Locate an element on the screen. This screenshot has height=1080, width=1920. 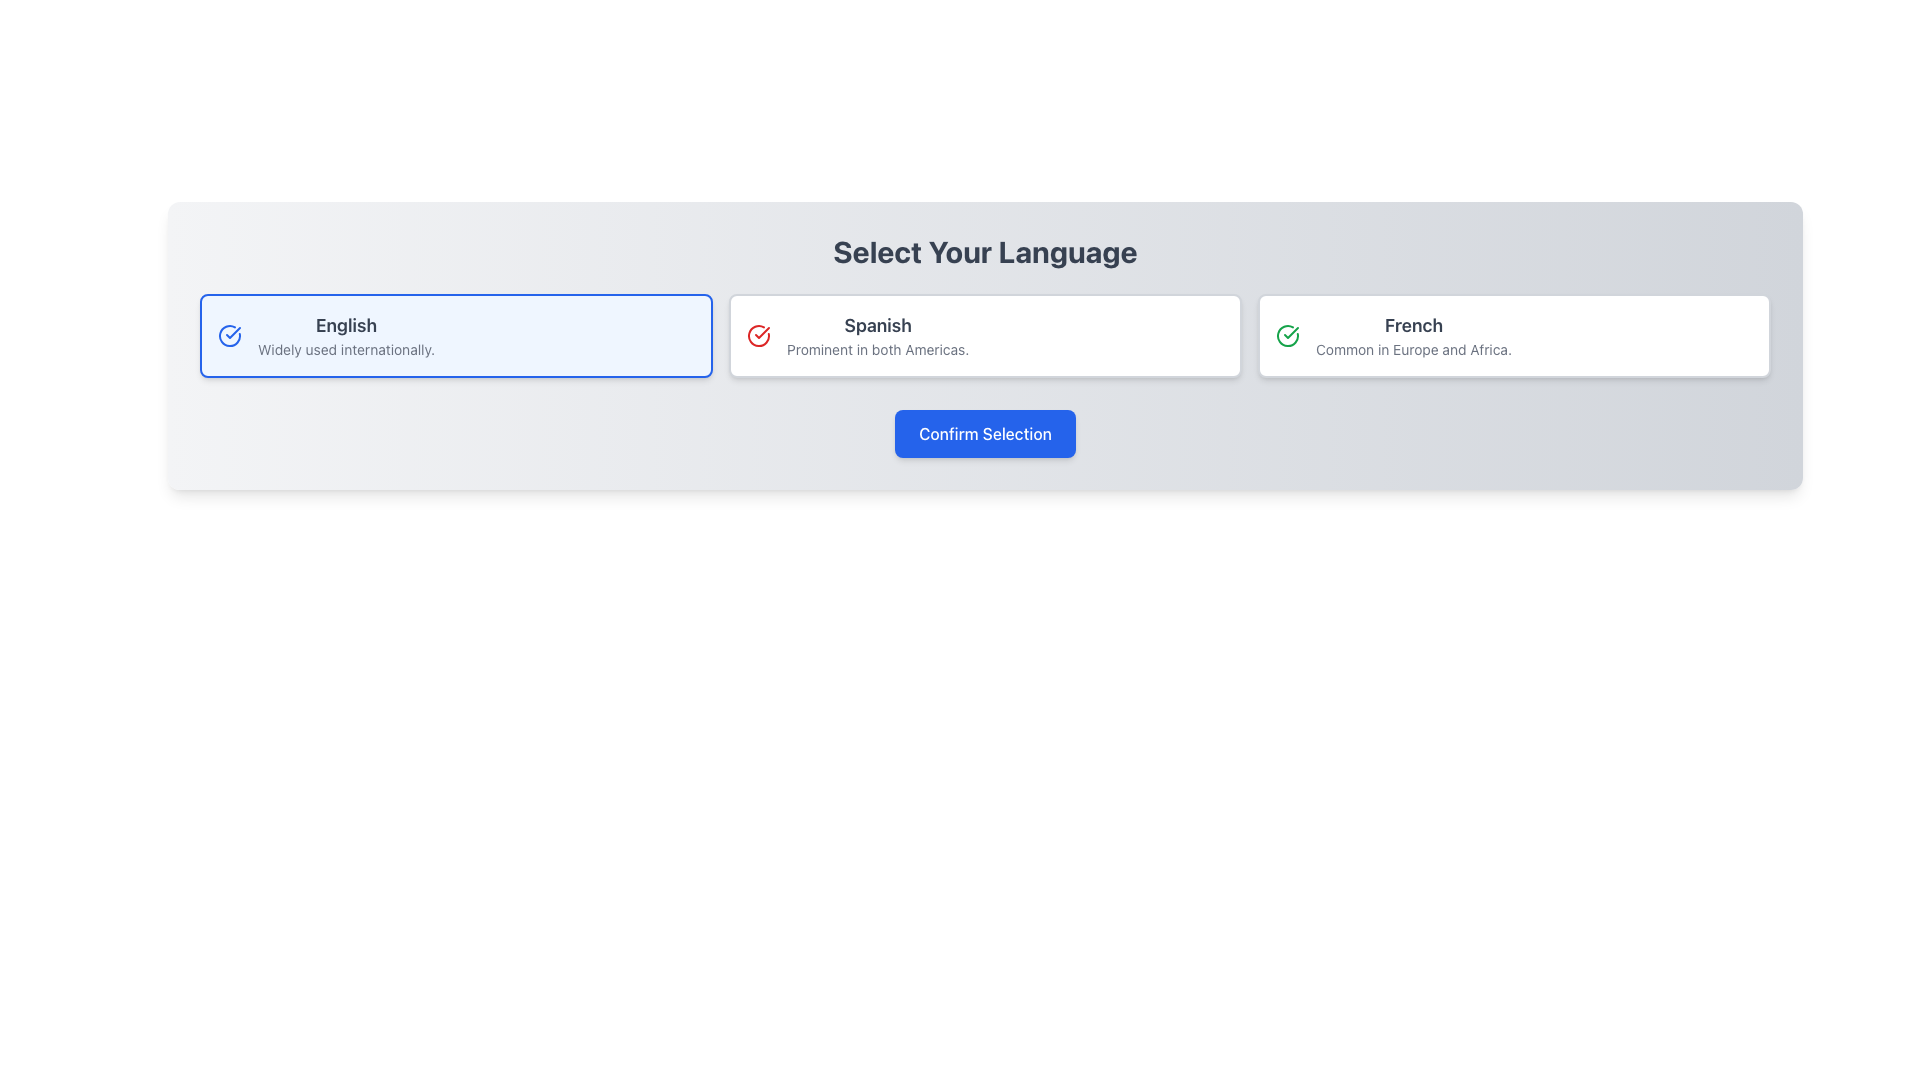
the blue checkmark icon within the 'English' option in the SVG graphic is located at coordinates (233, 331).